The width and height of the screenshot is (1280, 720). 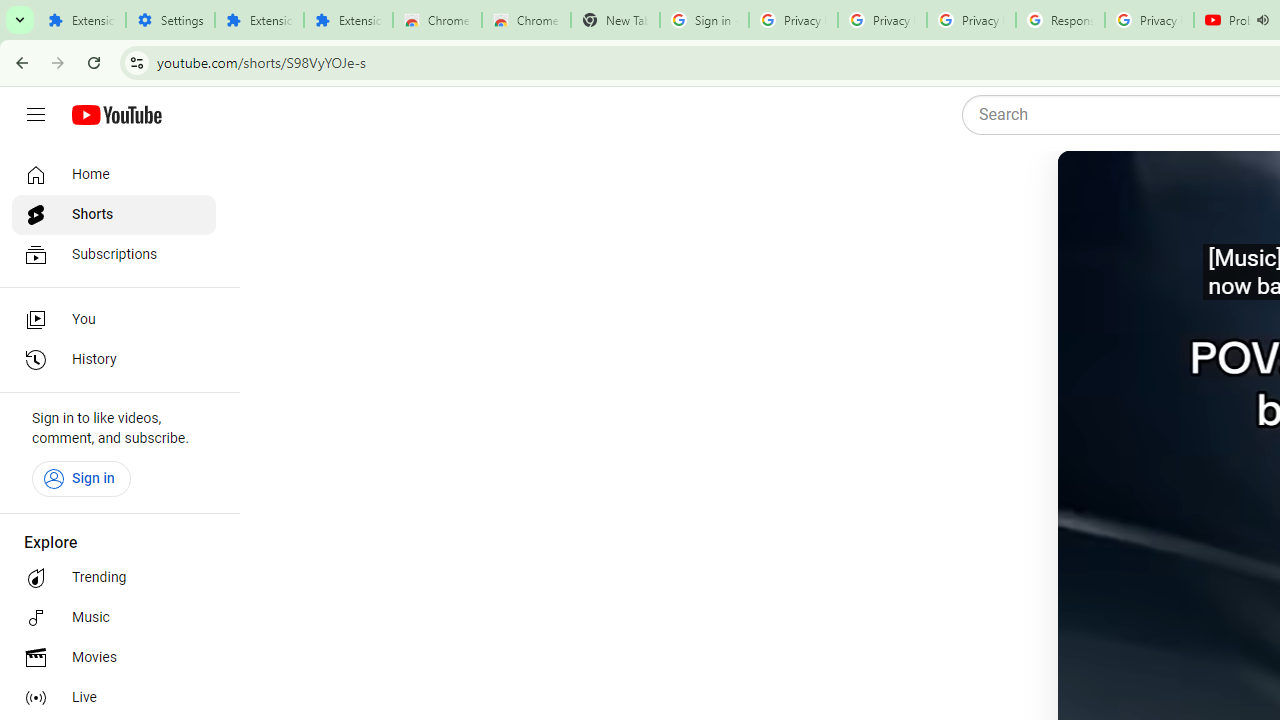 I want to click on 'Sign in', so click(x=80, y=478).